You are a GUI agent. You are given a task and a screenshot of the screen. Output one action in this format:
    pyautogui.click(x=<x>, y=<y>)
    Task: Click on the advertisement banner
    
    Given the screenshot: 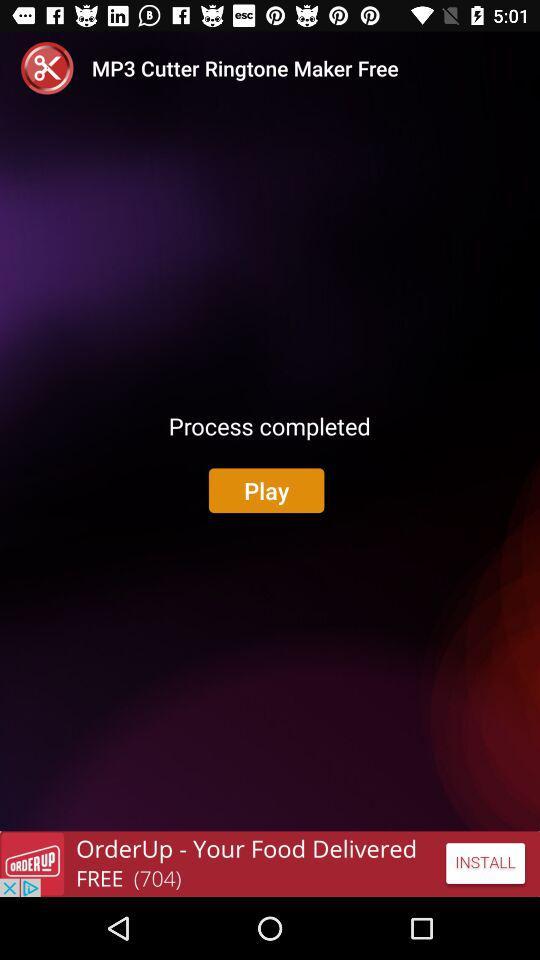 What is the action you would take?
    pyautogui.click(x=270, y=863)
    